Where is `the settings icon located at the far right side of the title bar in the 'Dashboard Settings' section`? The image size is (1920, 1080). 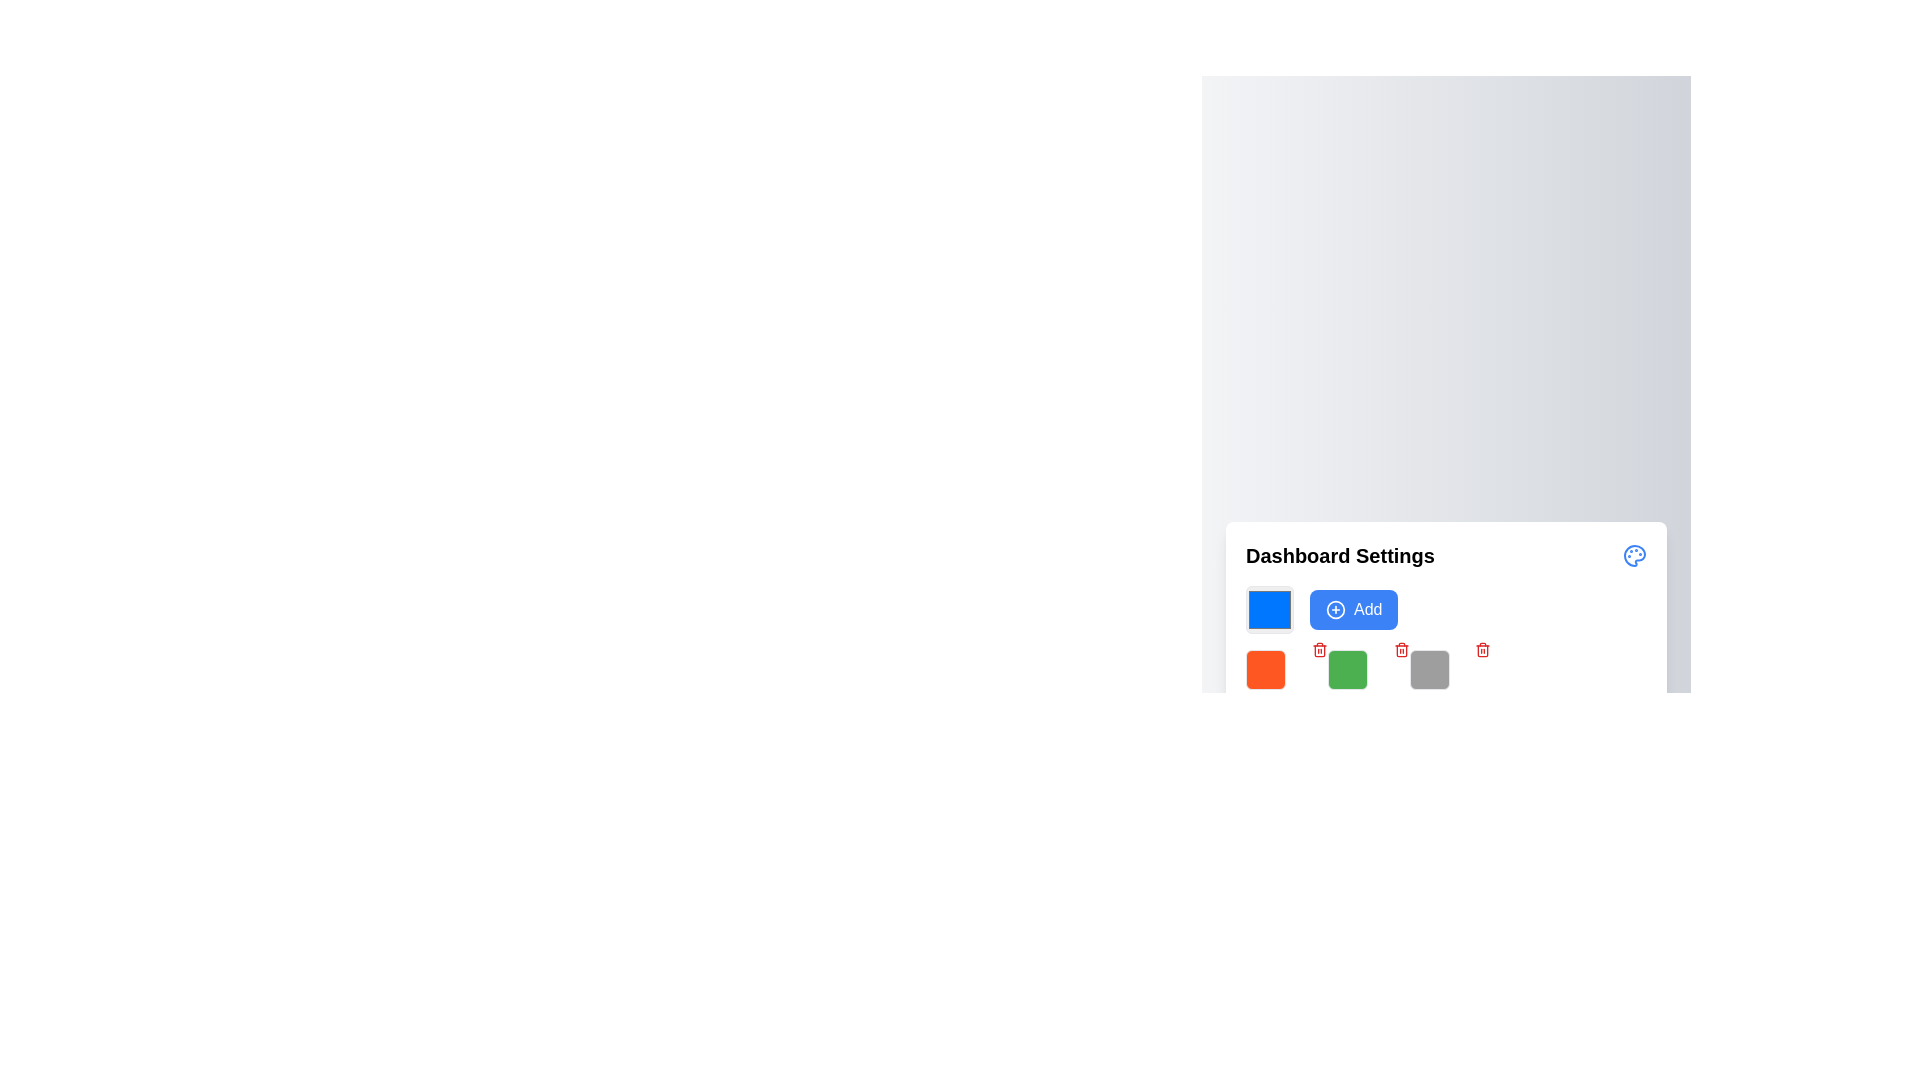
the settings icon located at the far right side of the title bar in the 'Dashboard Settings' section is located at coordinates (1635, 555).